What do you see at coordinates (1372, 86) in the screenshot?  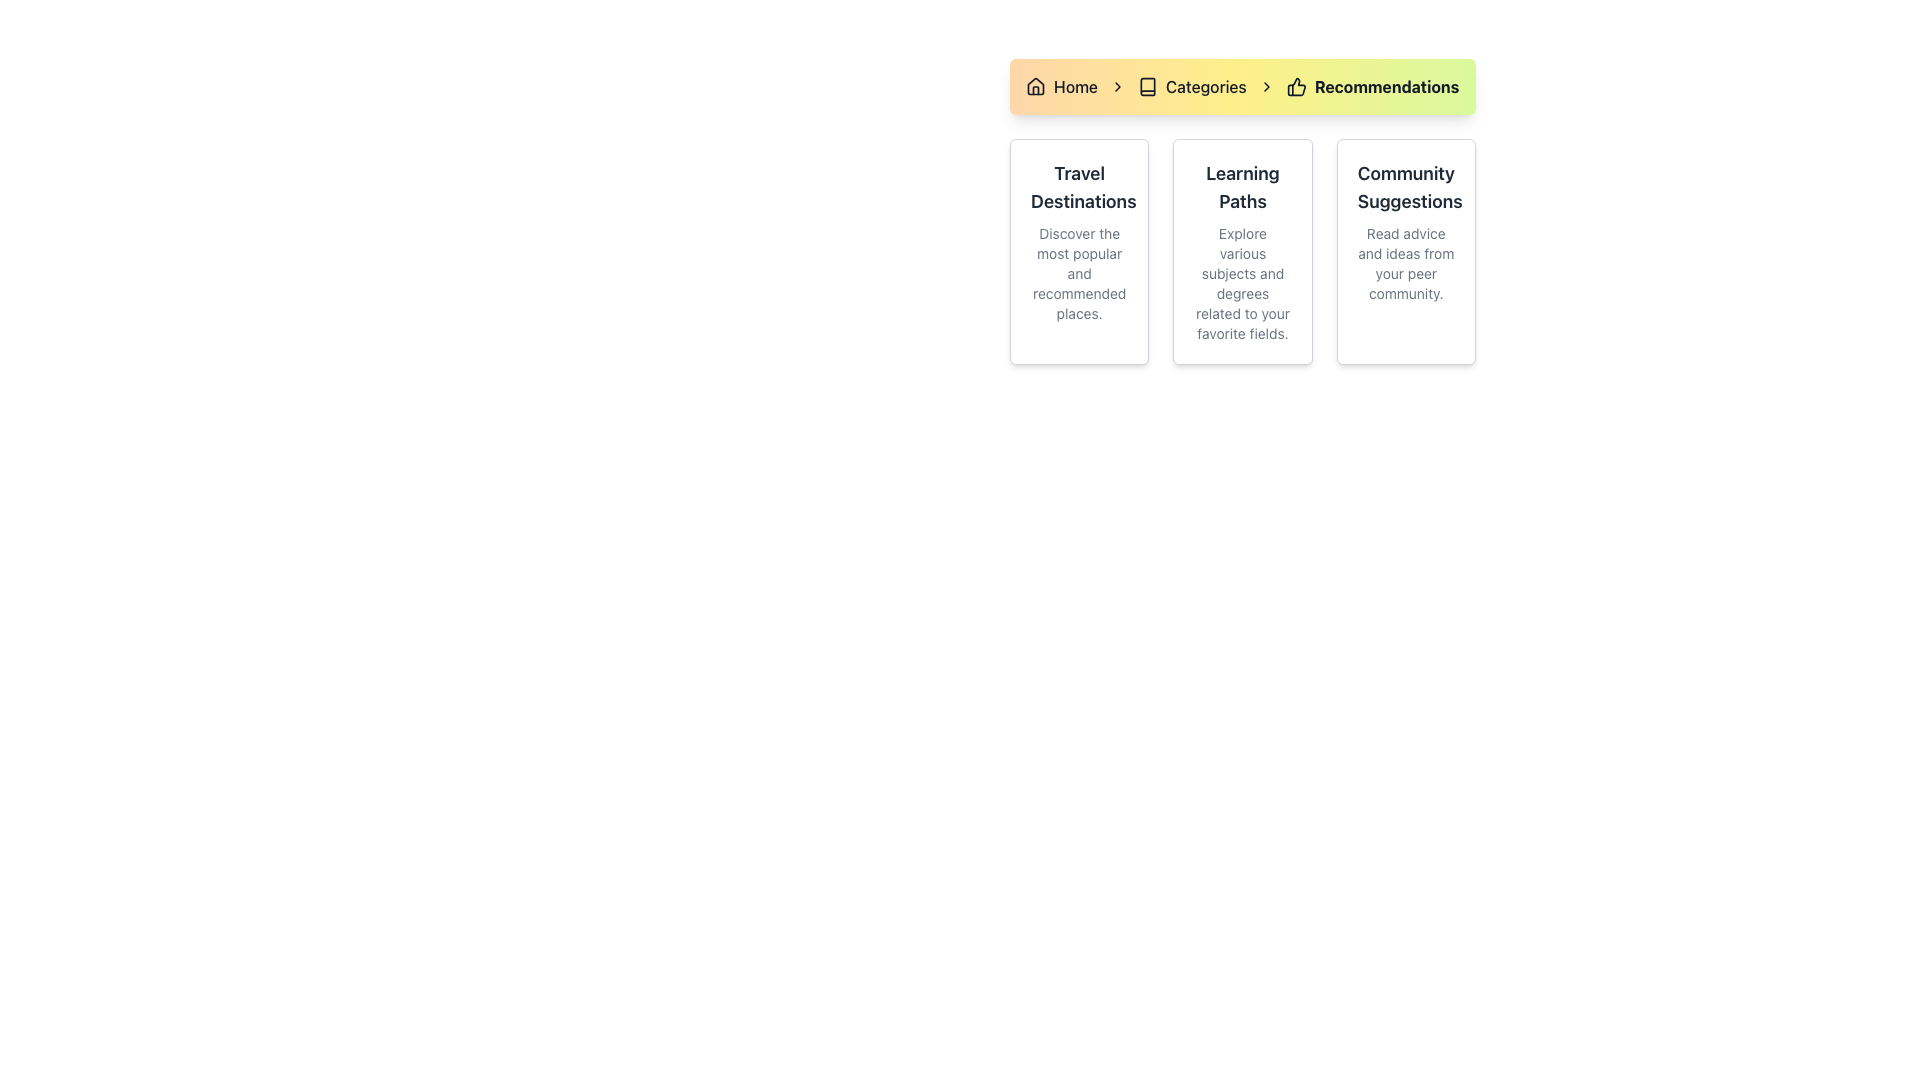 I see `the third breadcrumb navigation item labeled 'Recommendations'` at bounding box center [1372, 86].